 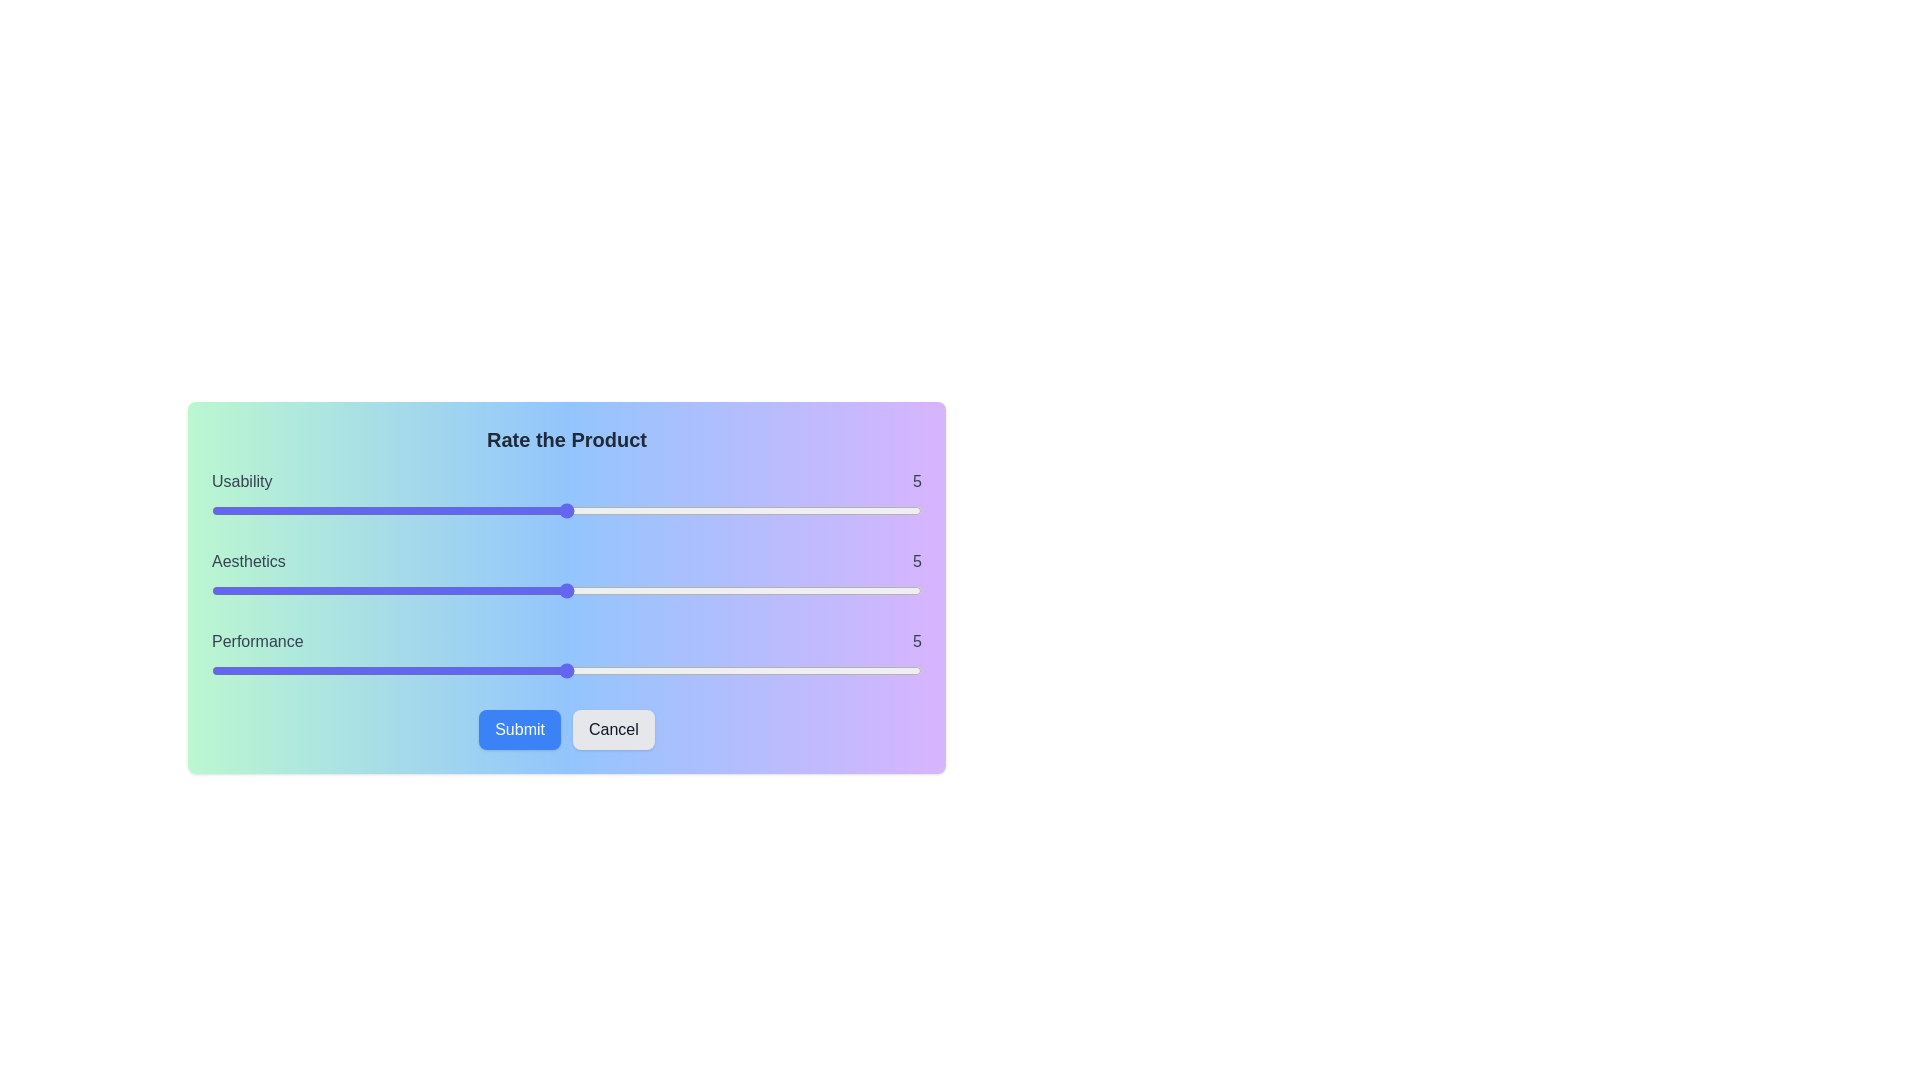 What do you see at coordinates (637, 509) in the screenshot?
I see `the slider to set the usability rating to 6` at bounding box center [637, 509].